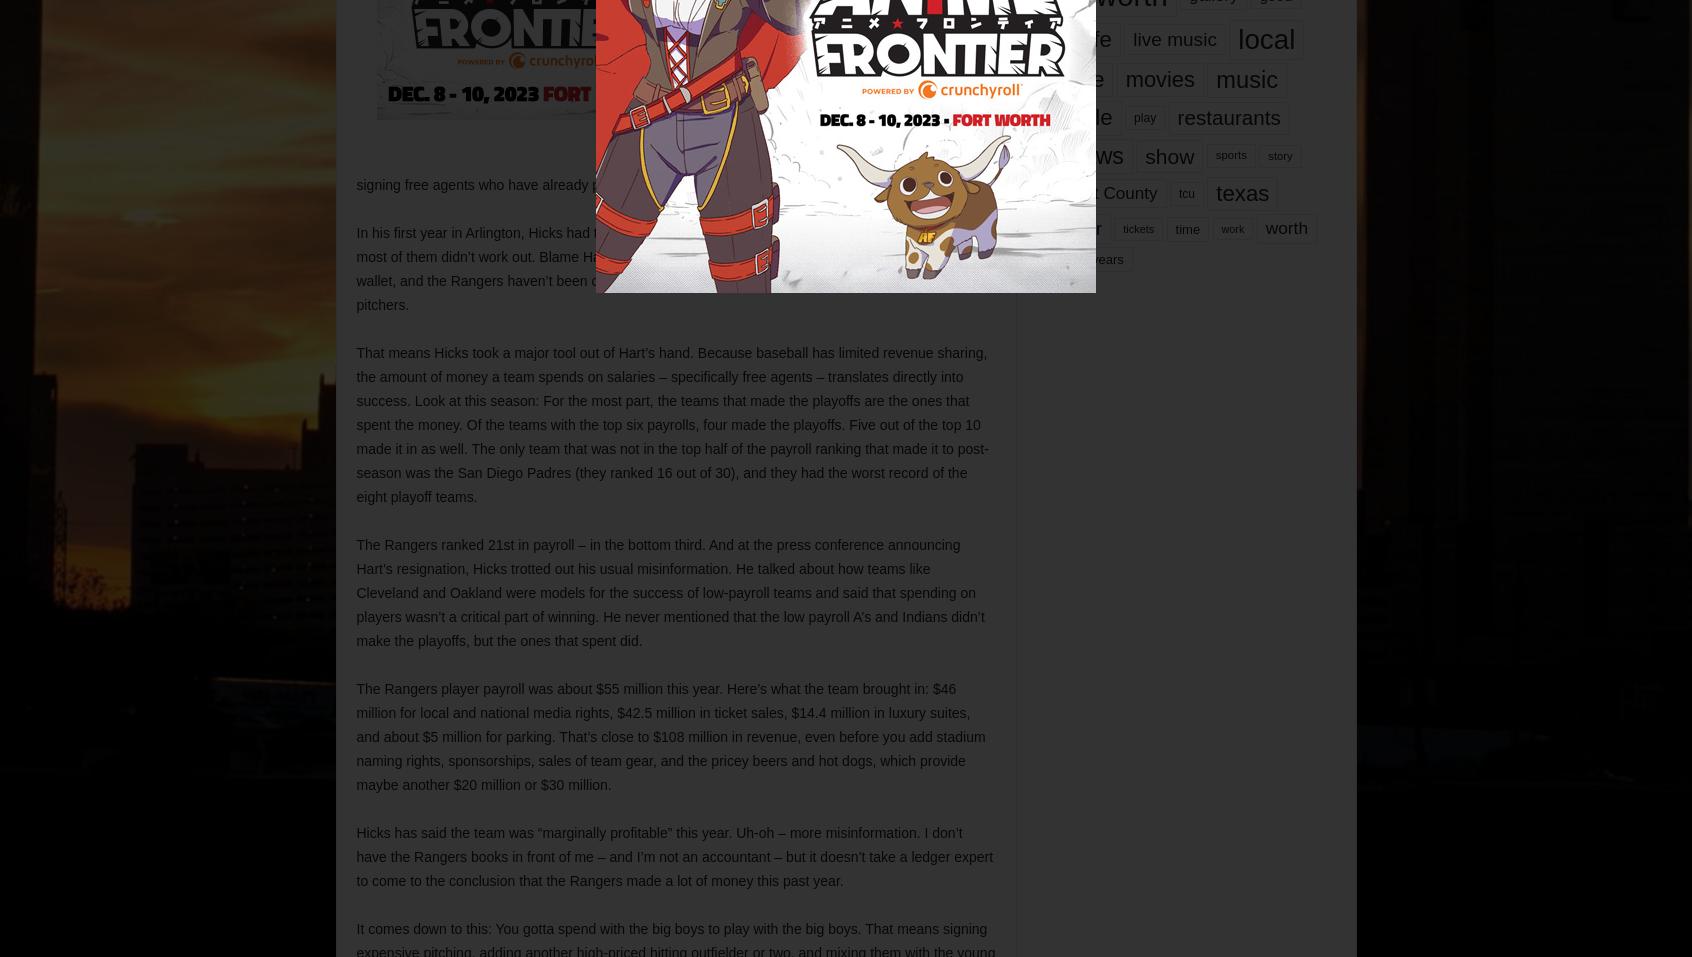 The width and height of the screenshot is (1692, 957). Describe the element at coordinates (355, 113) in the screenshot. I see `'A baseball GM has three ways to develop talent. The first is bringing along young talent through a farm system, always a big crapshoot. The second way is to make trades that benefit your team. And the third and probably most important way is by signing free agents who have already proven themselves in the bigs.'` at that location.